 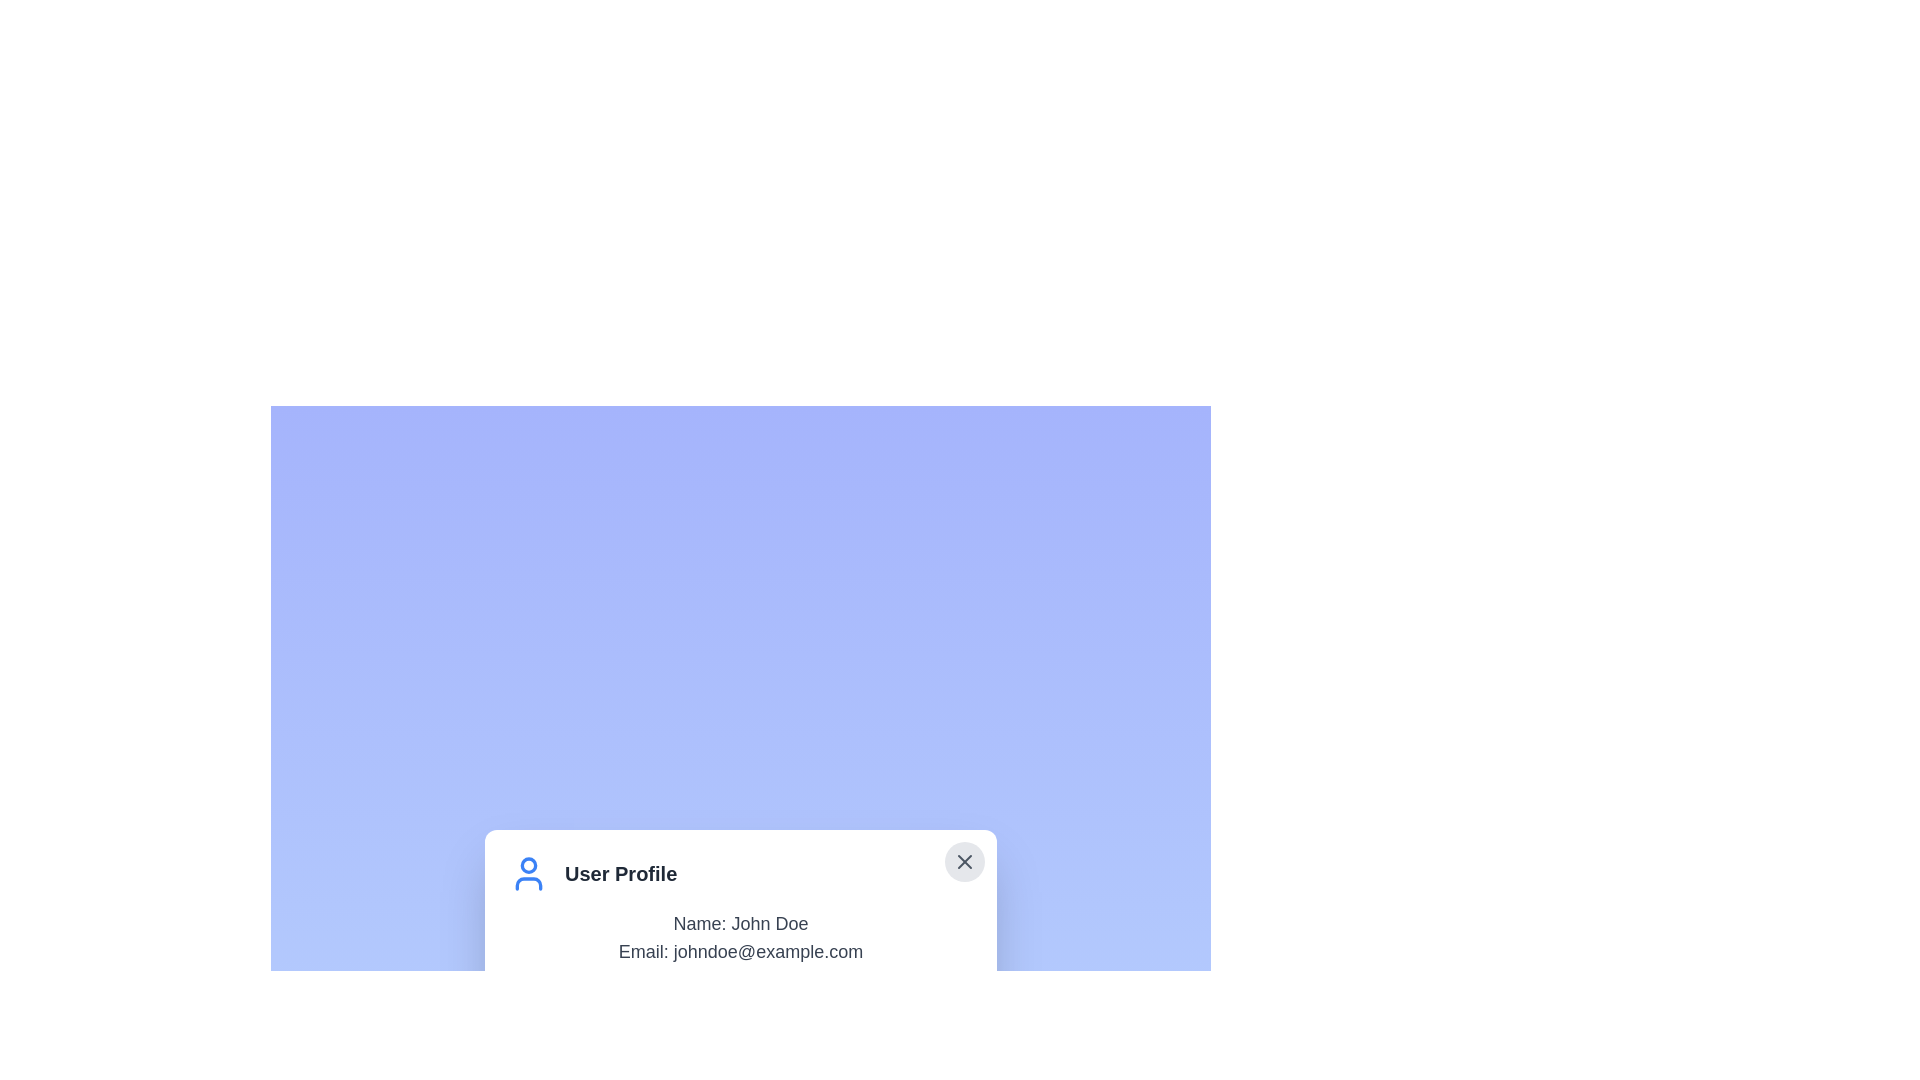 What do you see at coordinates (964, 860) in the screenshot?
I see `the Close Button (SVG Icon) located in the top-right corner of the user profile card to trigger a tooltip or visual effect` at bounding box center [964, 860].